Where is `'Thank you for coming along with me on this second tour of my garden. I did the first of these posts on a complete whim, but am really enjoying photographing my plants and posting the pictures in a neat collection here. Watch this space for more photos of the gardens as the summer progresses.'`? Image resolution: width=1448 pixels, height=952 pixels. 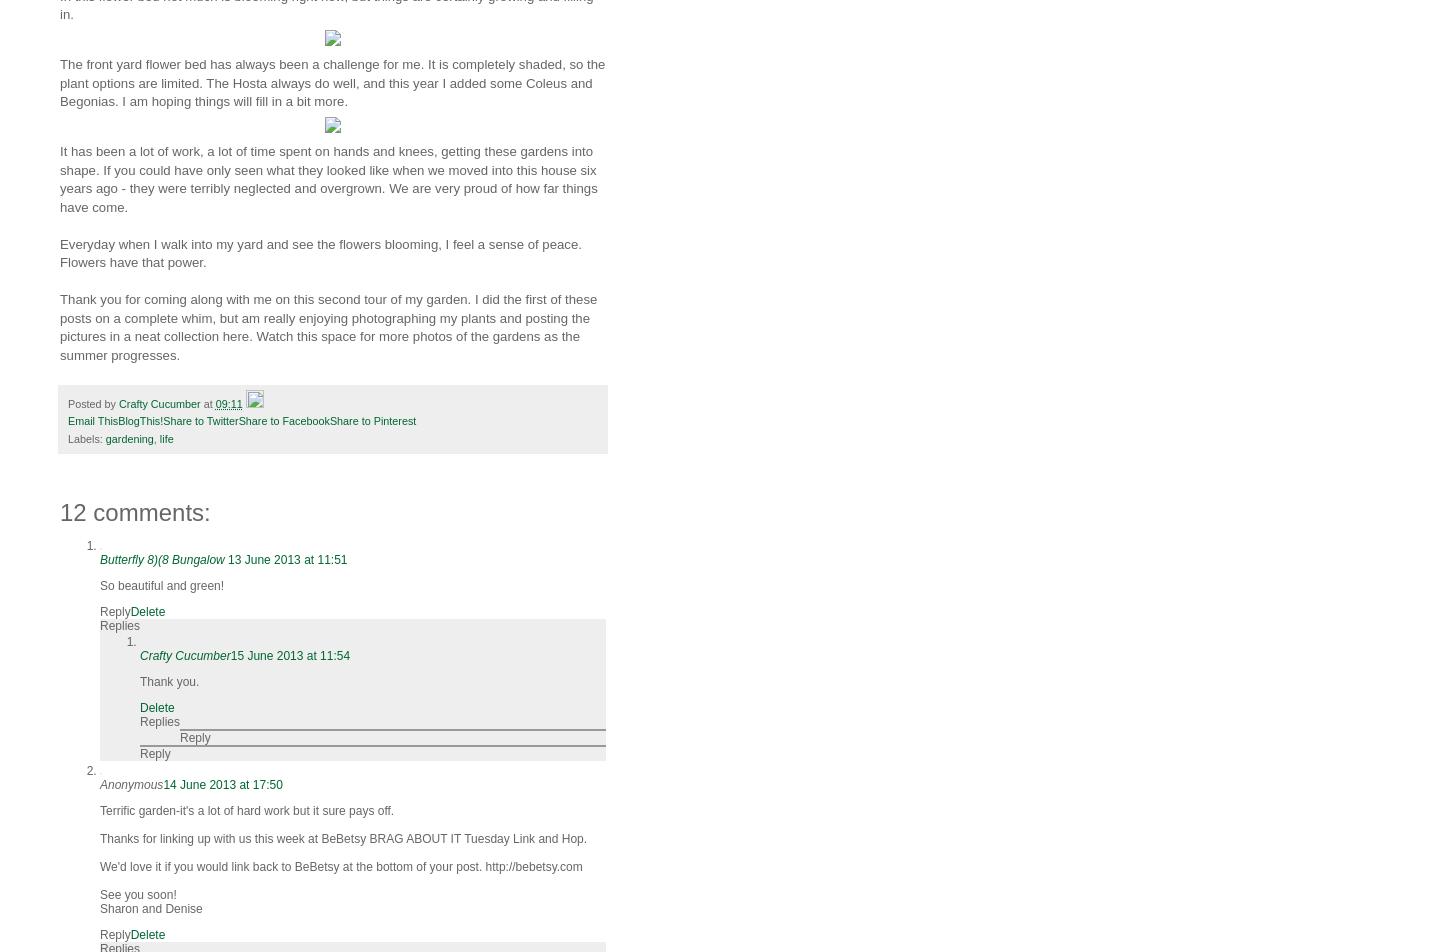
'Thank you for coming along with me on this second tour of my garden. I did the first of these posts on a complete whim, but am really enjoying photographing my plants and posting the pictures in a neat collection here. Watch this space for more photos of the gardens as the summer progresses.' is located at coordinates (59, 327).